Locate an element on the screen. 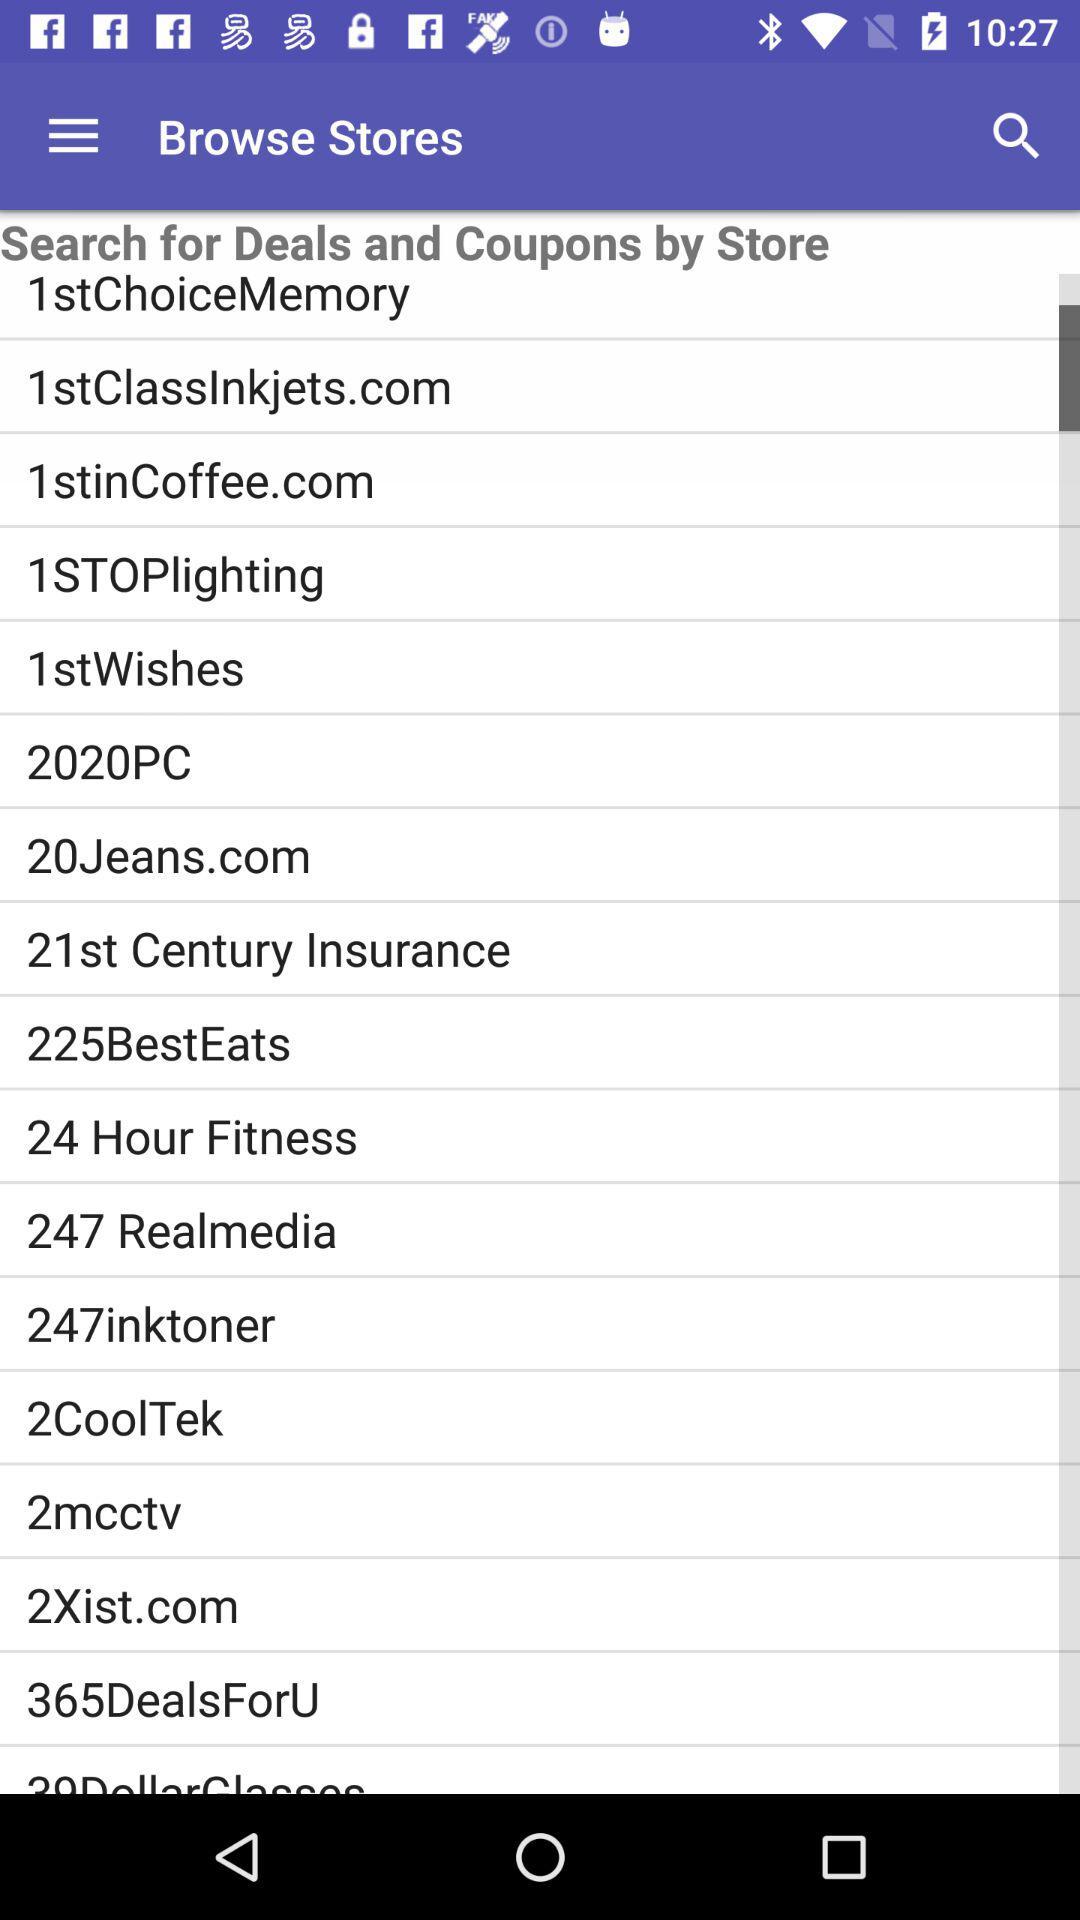 The width and height of the screenshot is (1080, 1920). the icon above the search for deals item is located at coordinates (72, 135).